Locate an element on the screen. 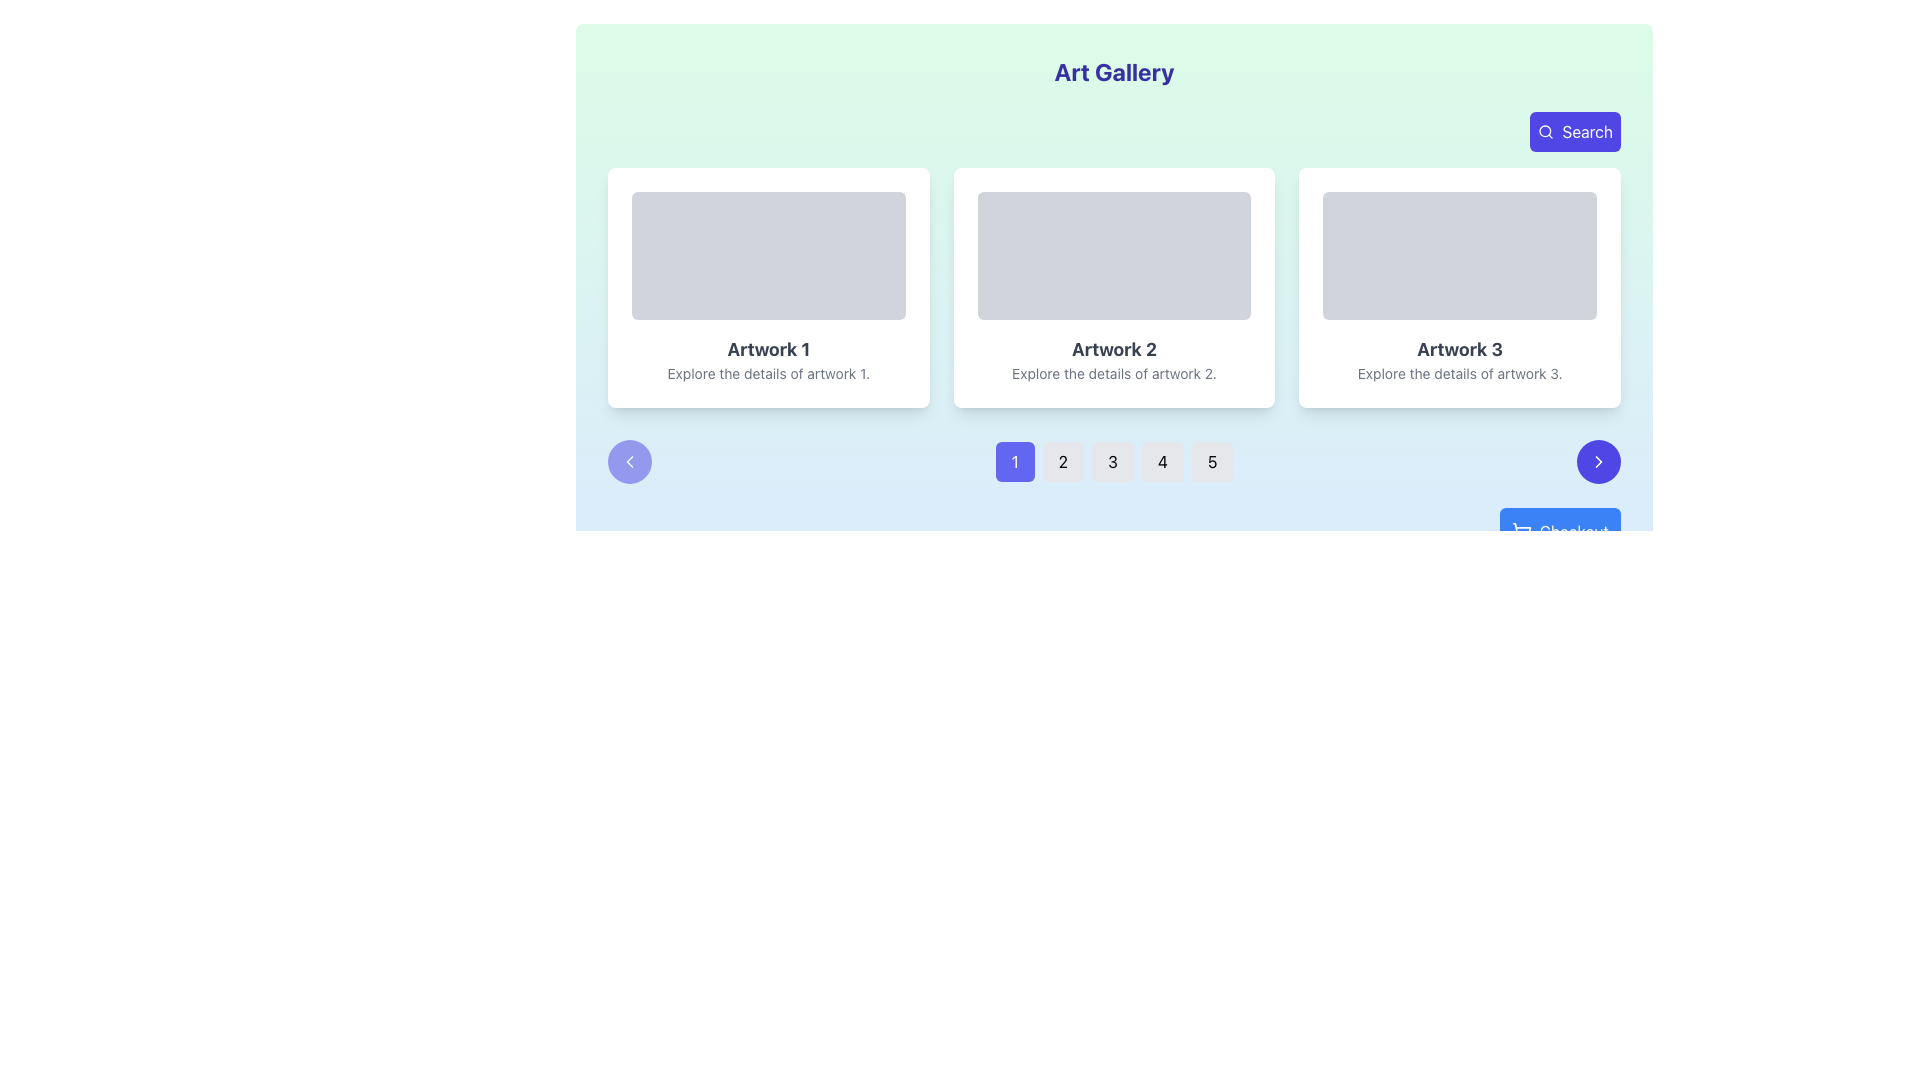 The height and width of the screenshot is (1080, 1920). the circular button with a leftward-pointing arrow in the pagination section is located at coordinates (628, 462).